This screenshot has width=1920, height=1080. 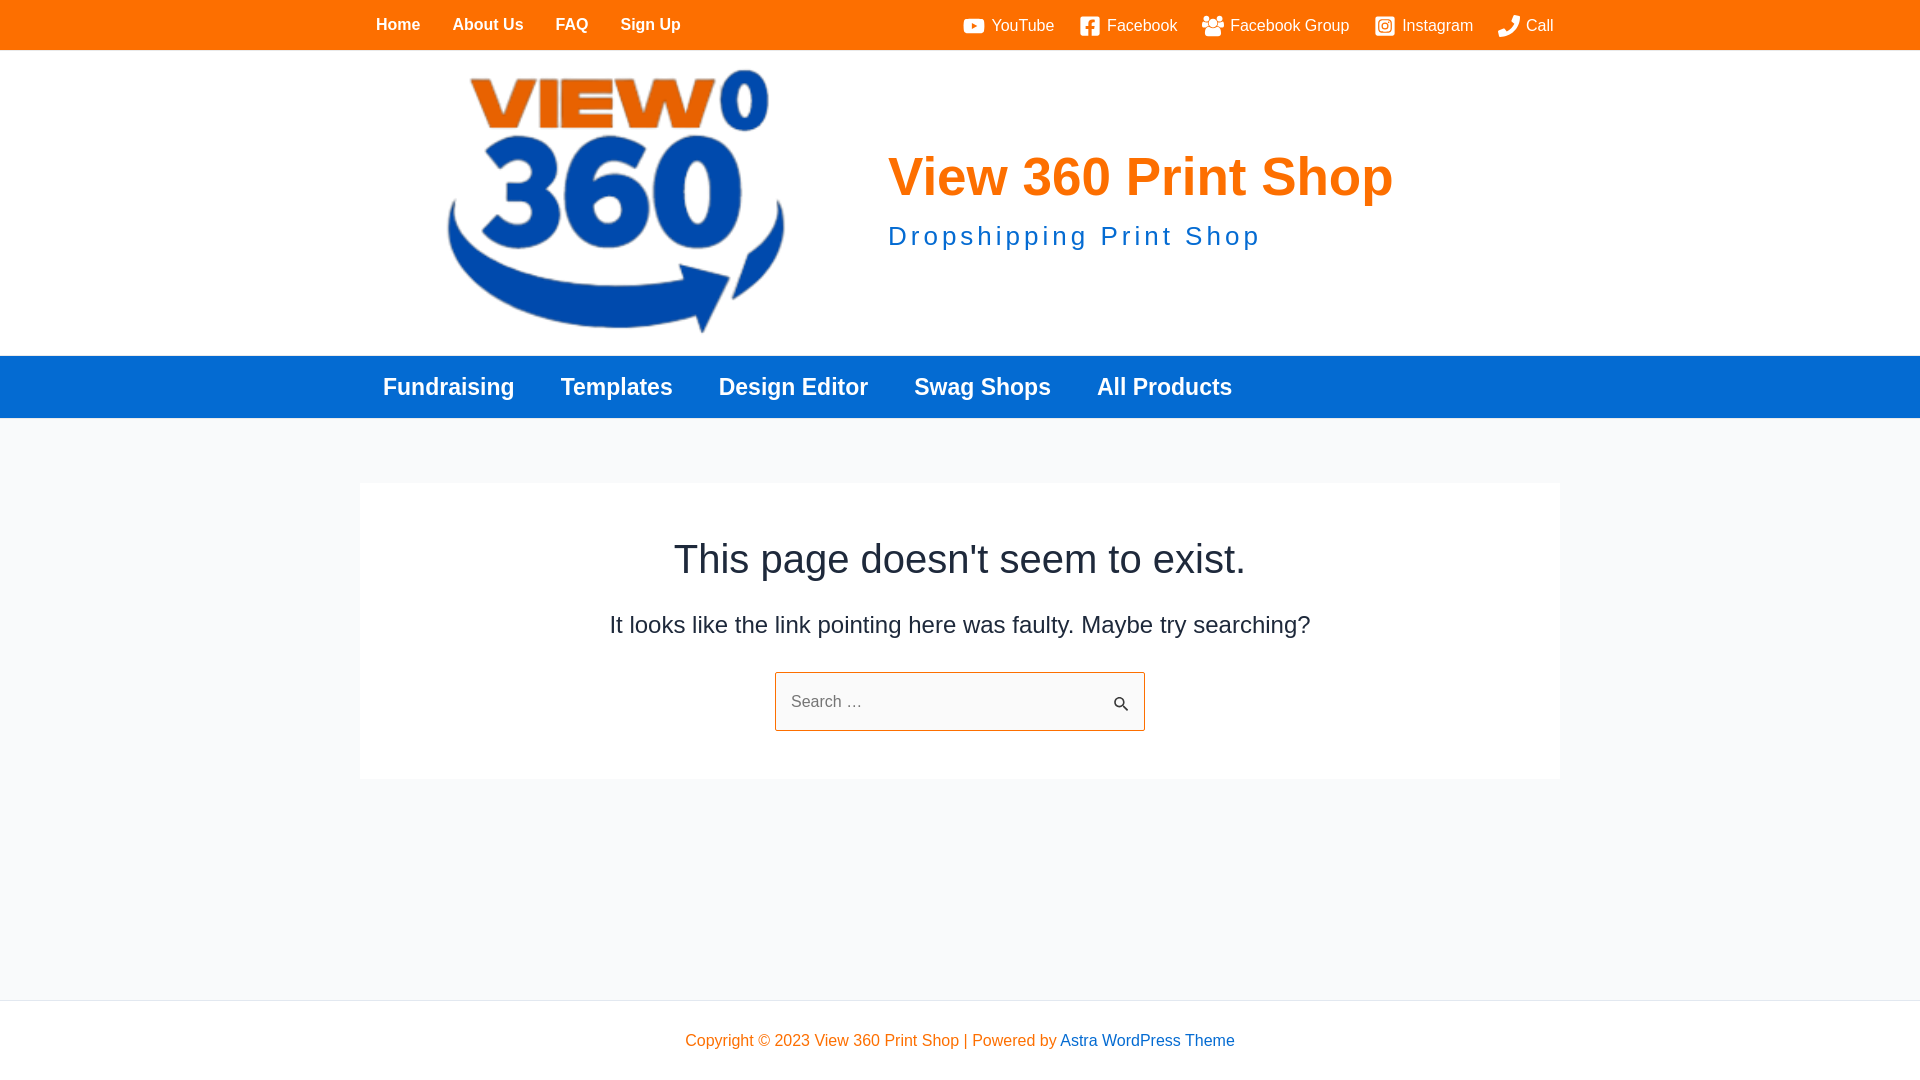 What do you see at coordinates (448, 386) in the screenshot?
I see `'Fundraising'` at bounding box center [448, 386].